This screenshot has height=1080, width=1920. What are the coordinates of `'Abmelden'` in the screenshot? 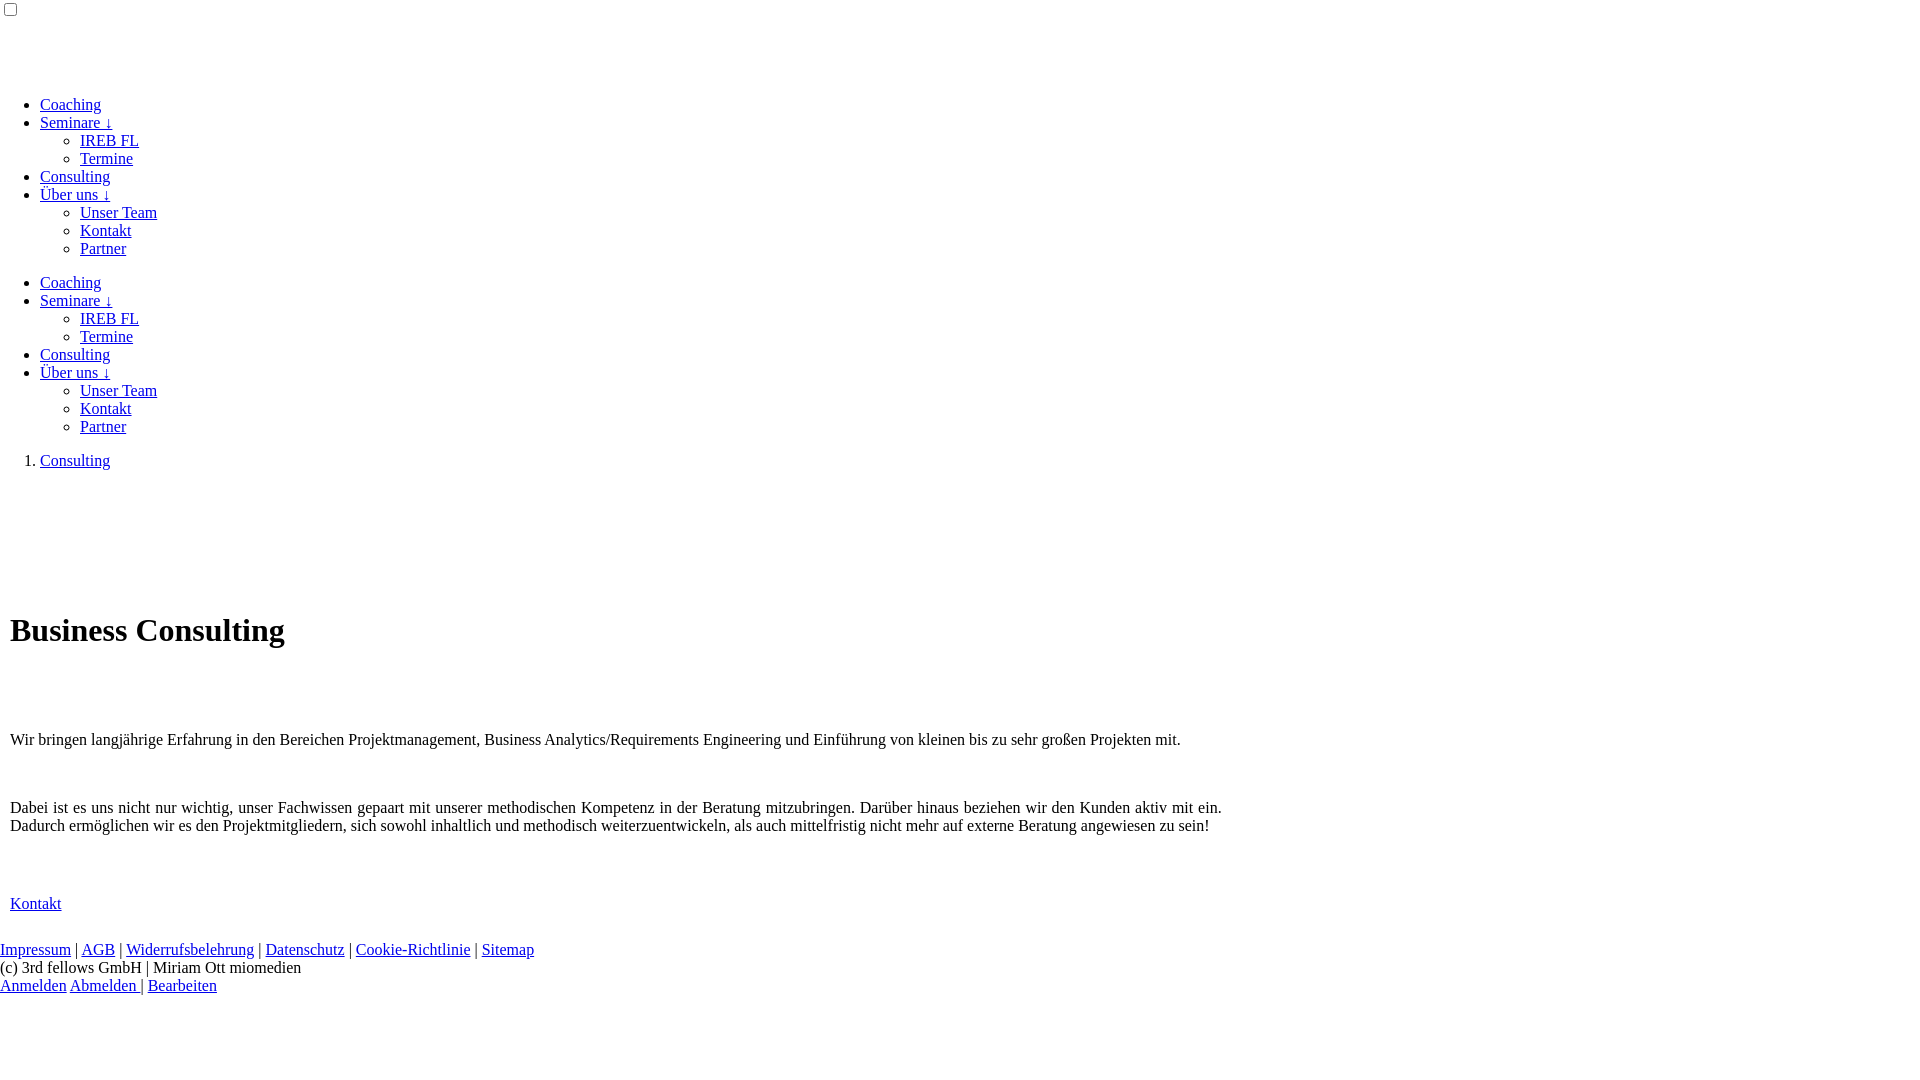 It's located at (104, 984).